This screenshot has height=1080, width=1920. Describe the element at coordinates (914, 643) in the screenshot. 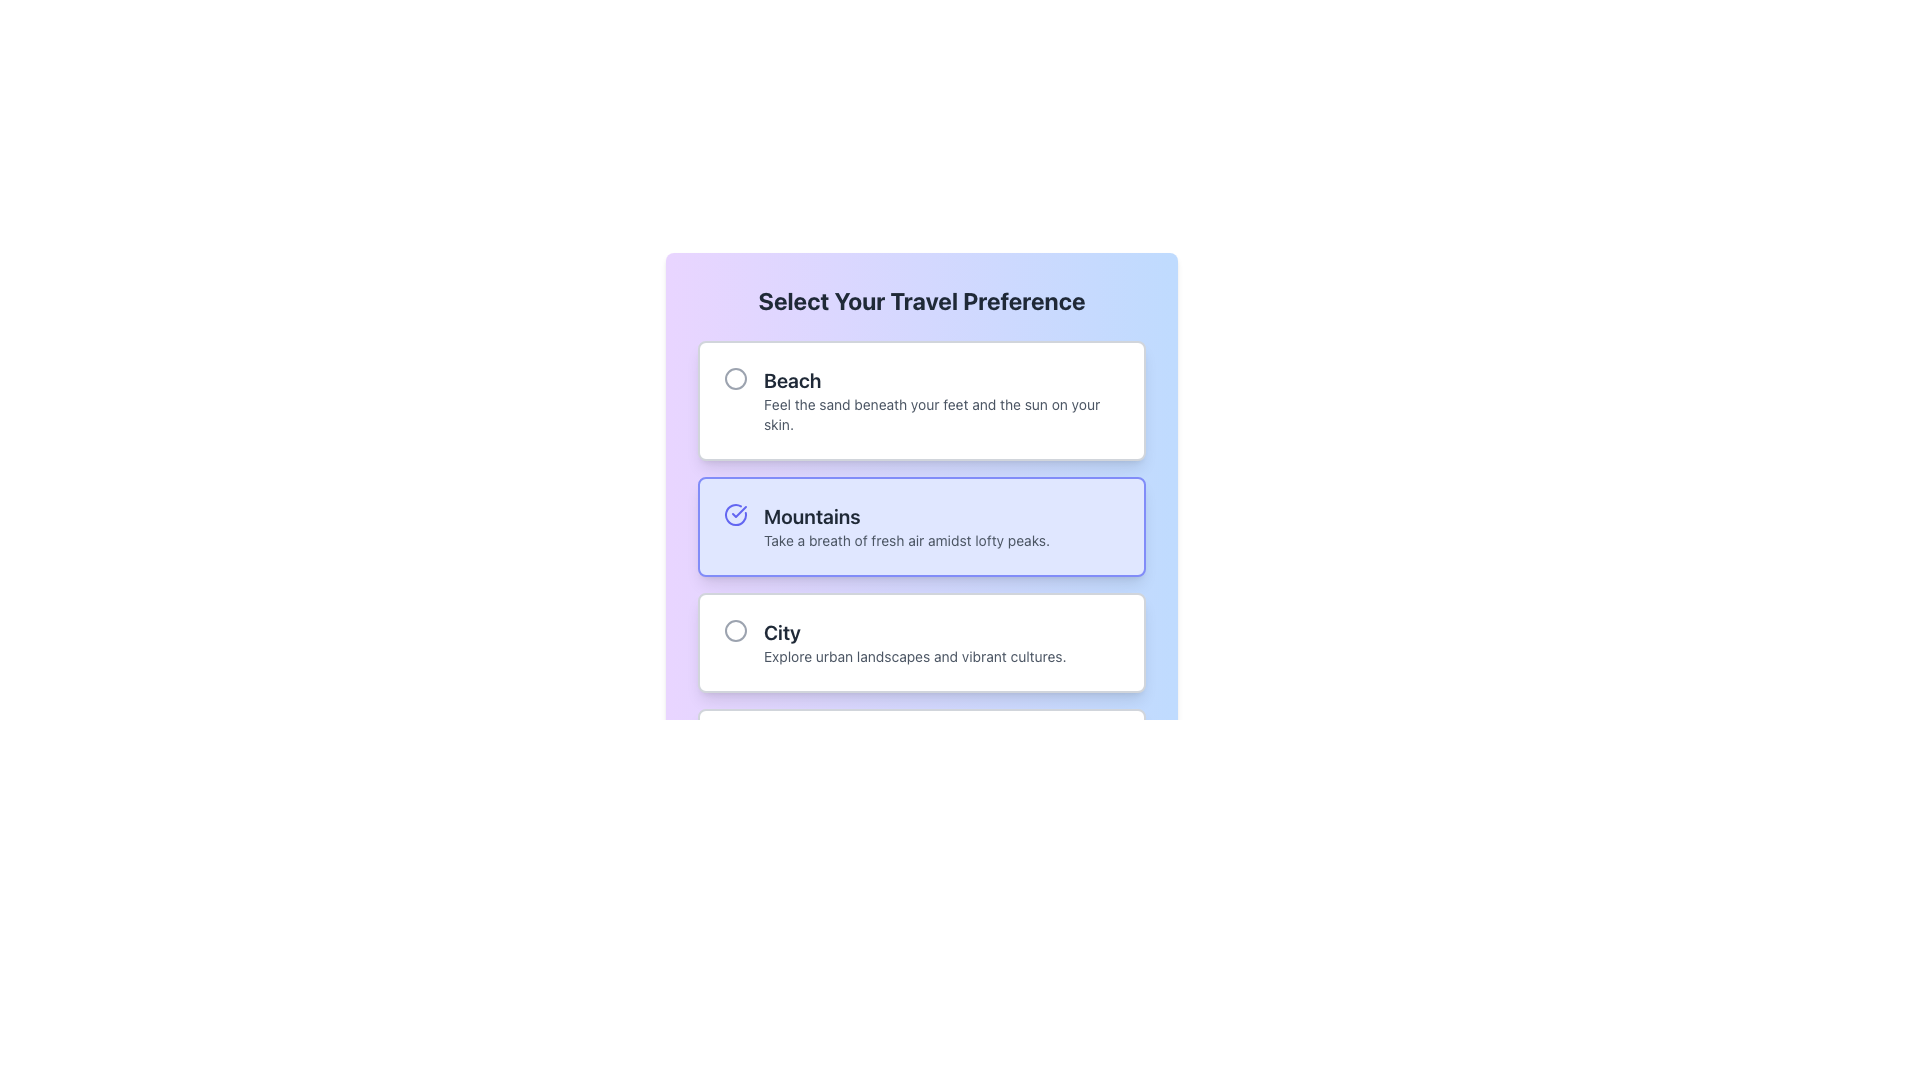

I see `the Text content block labeled 'City' that features a heading in bold and a sub-caption about urban landscapes, located under 'Select Your Travel Preference'` at that location.